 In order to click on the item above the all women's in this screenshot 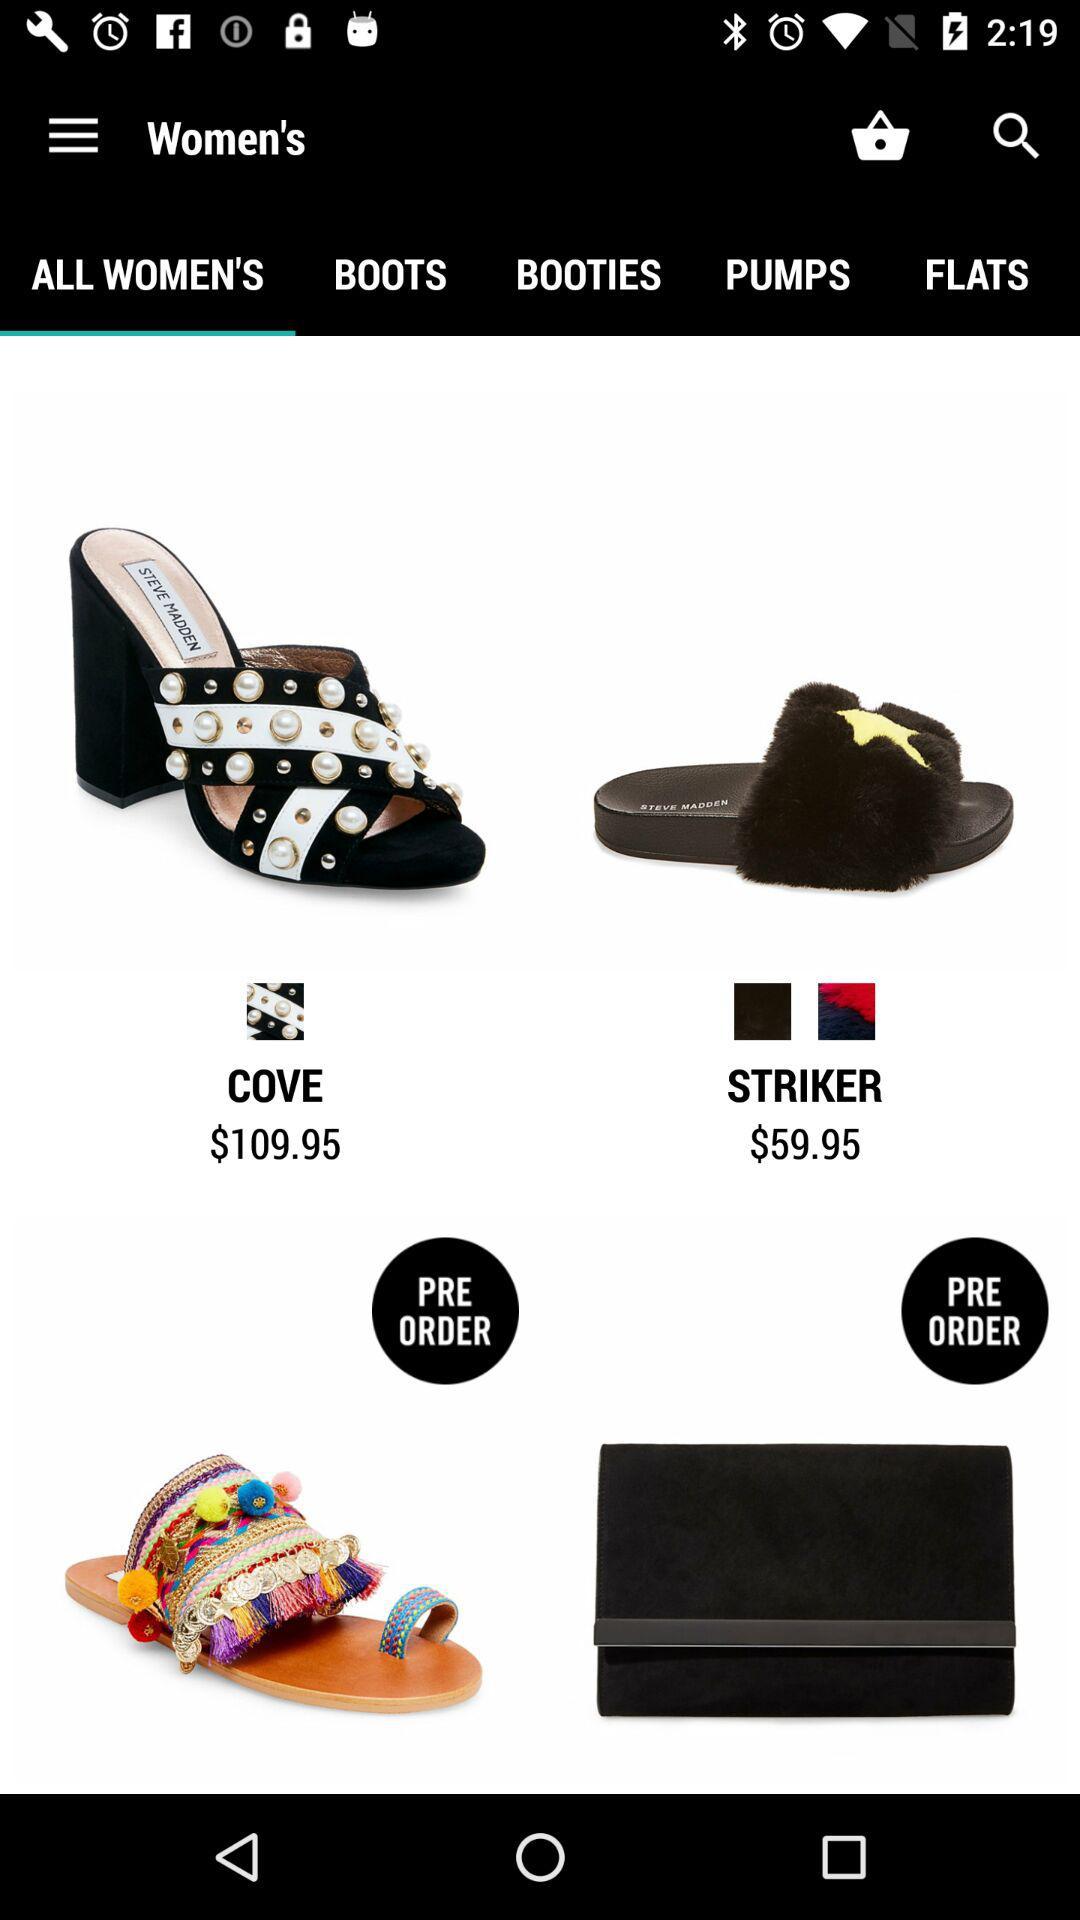, I will do `click(72, 135)`.